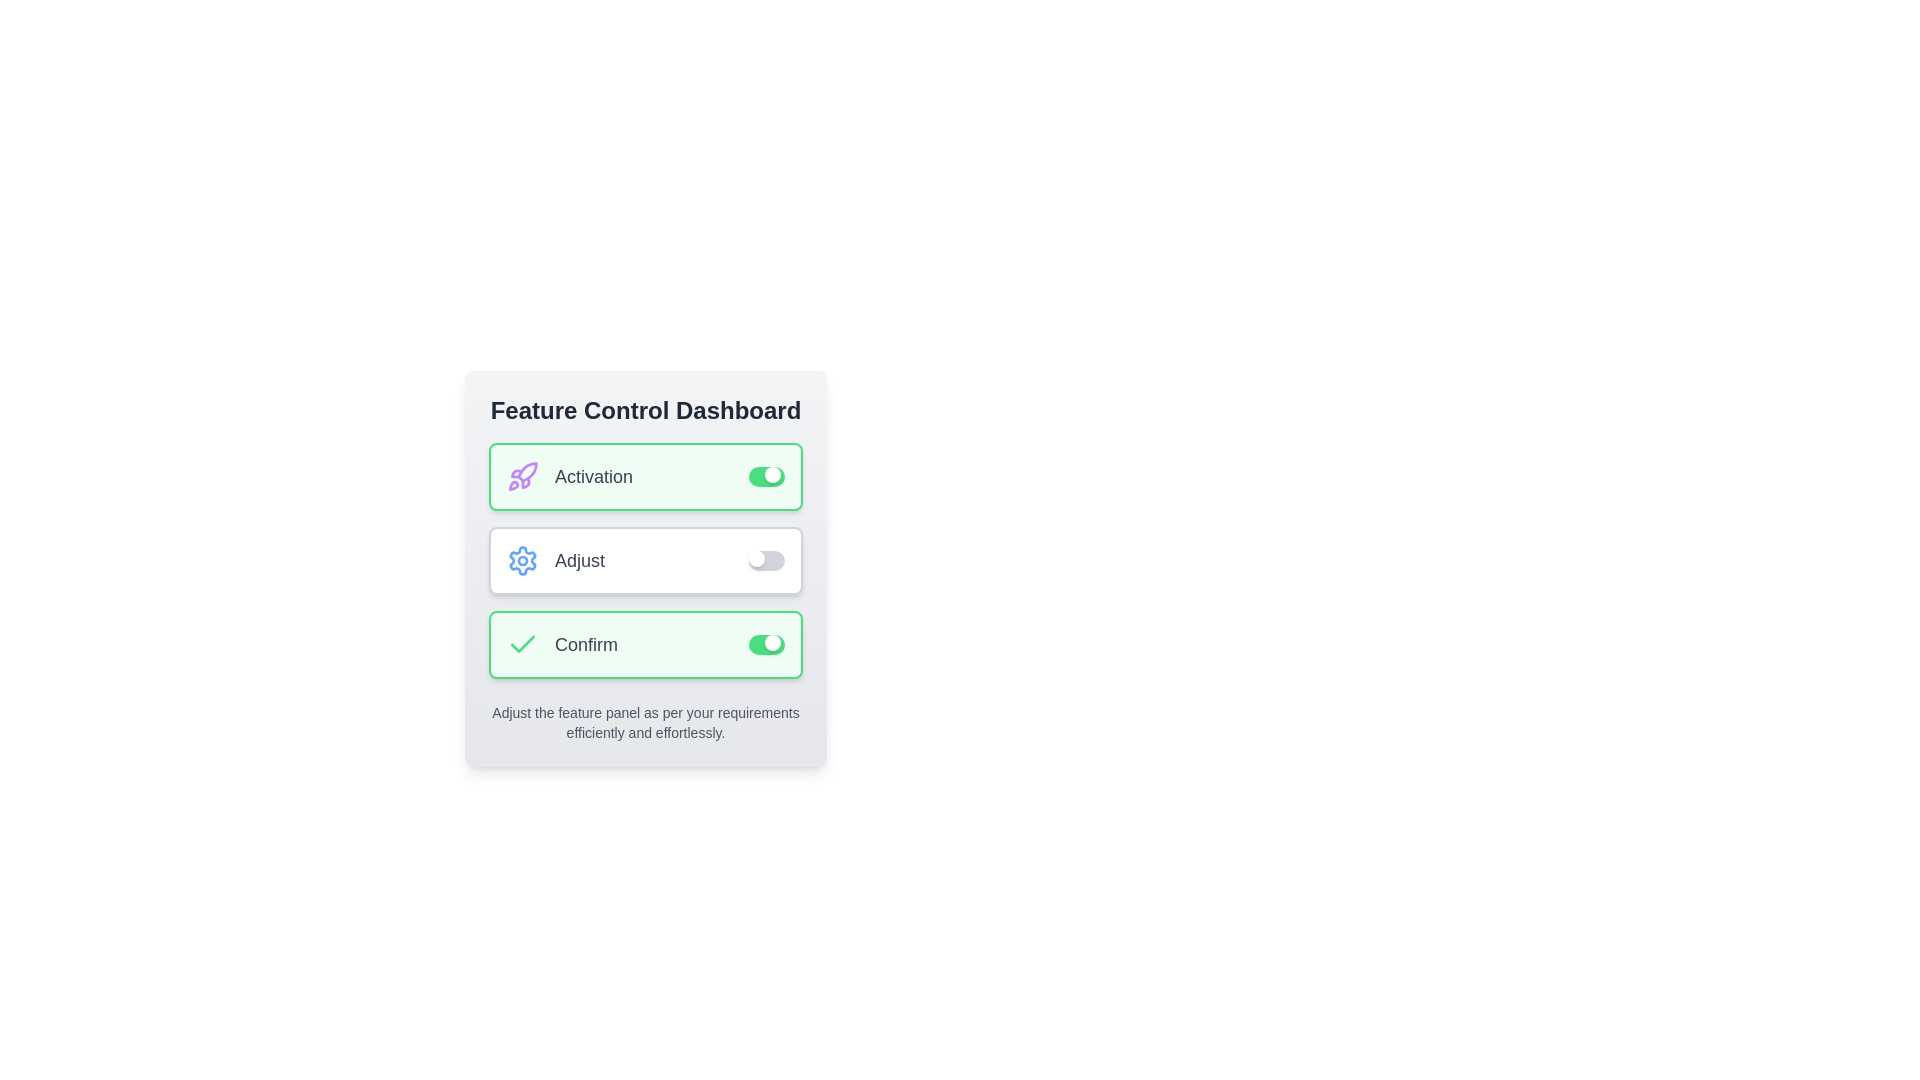  What do you see at coordinates (766, 477) in the screenshot?
I see `the 'Activation' toggle switch to change its state` at bounding box center [766, 477].